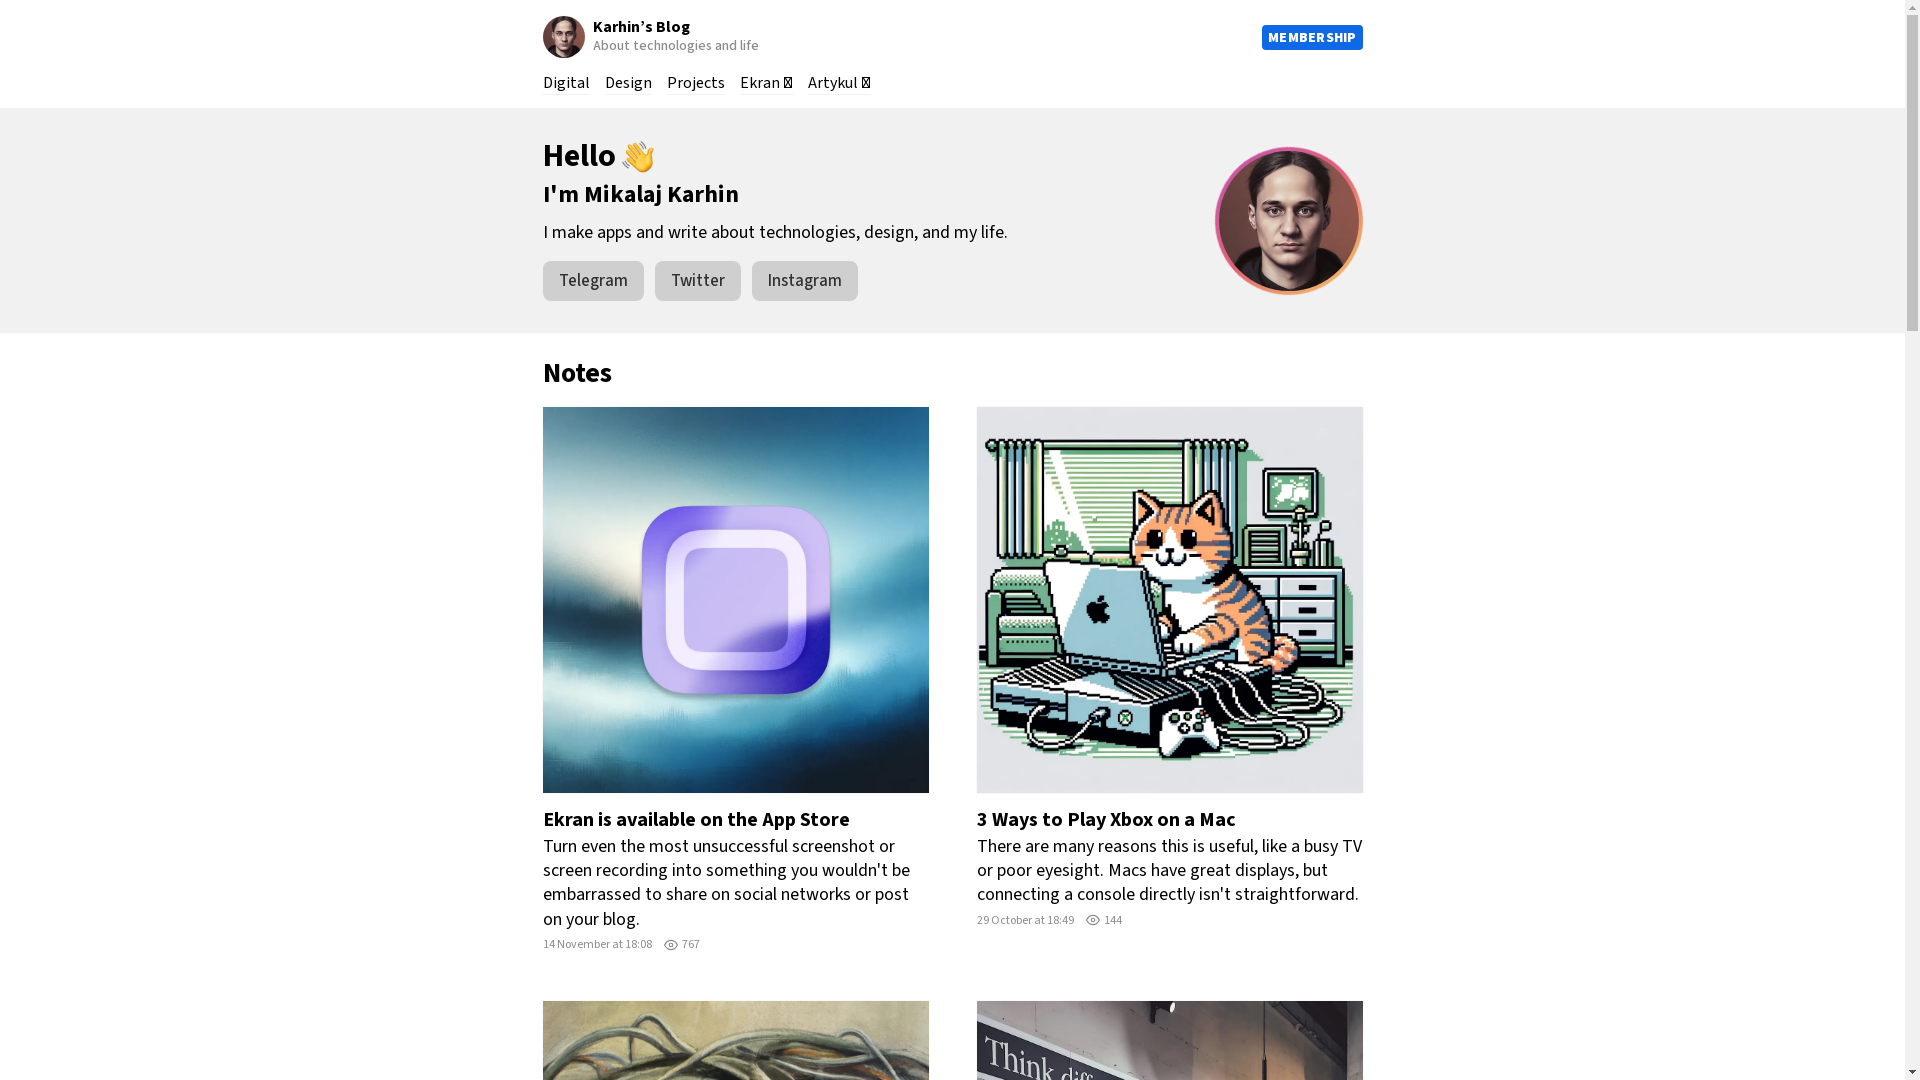  I want to click on '3 Ways to Play Xbox on a Mac', so click(1169, 667).